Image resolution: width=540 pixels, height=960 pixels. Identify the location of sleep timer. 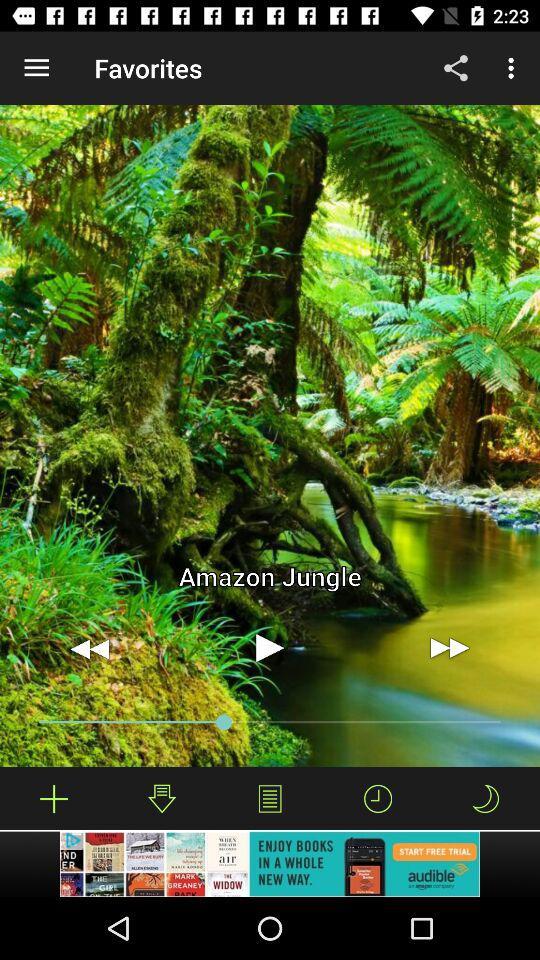
(484, 798).